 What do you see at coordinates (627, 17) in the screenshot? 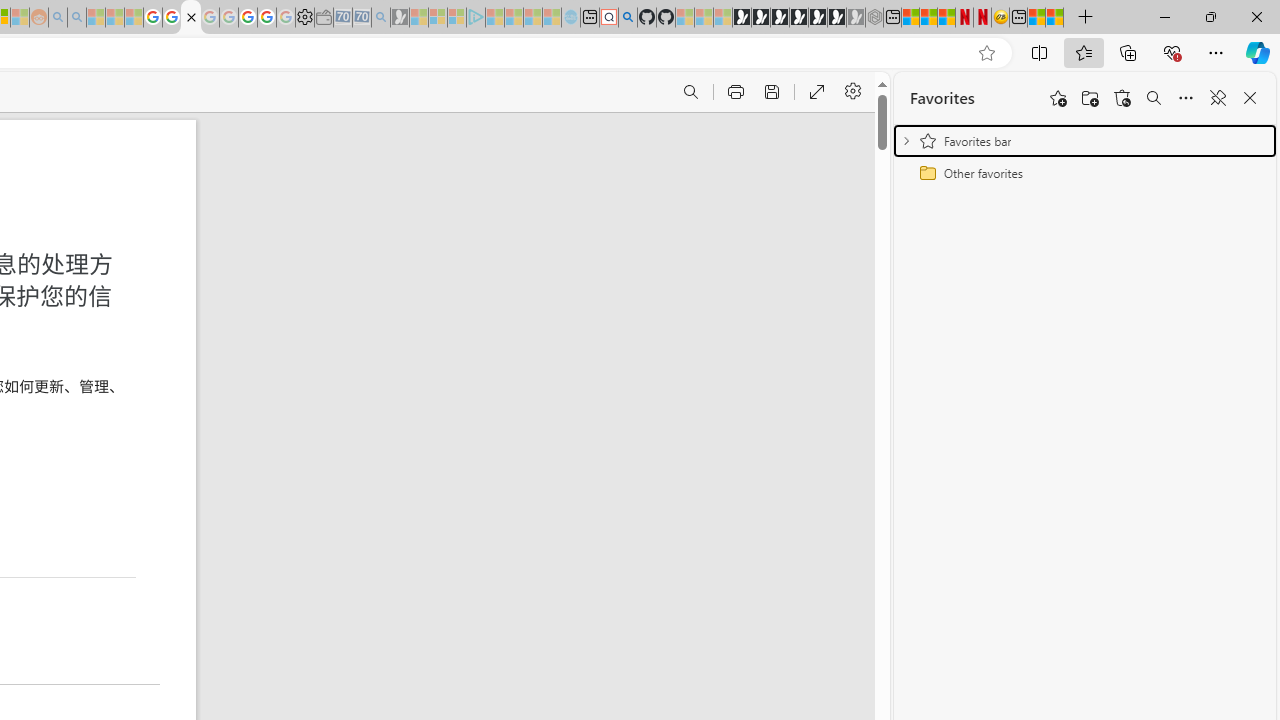
I see `'github - Search'` at bounding box center [627, 17].